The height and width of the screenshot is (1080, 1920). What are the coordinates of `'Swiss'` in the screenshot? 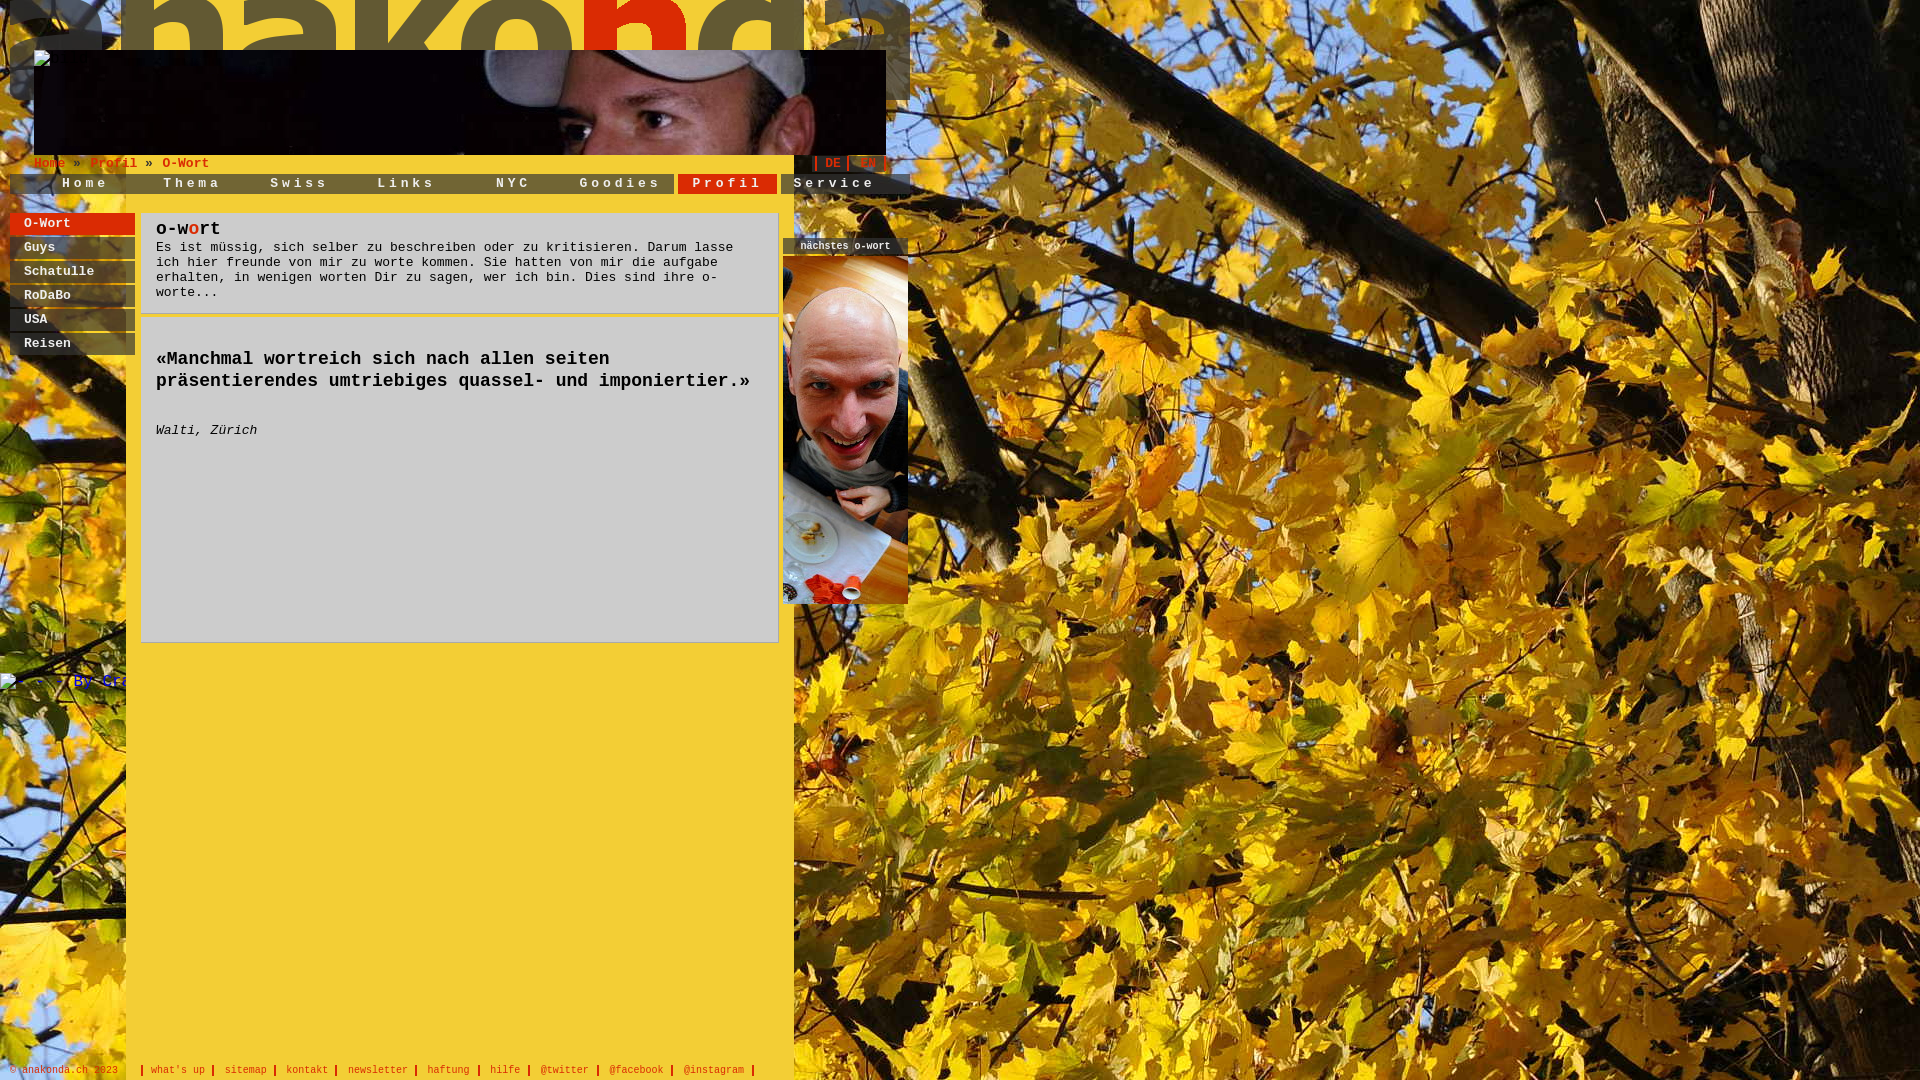 It's located at (298, 183).